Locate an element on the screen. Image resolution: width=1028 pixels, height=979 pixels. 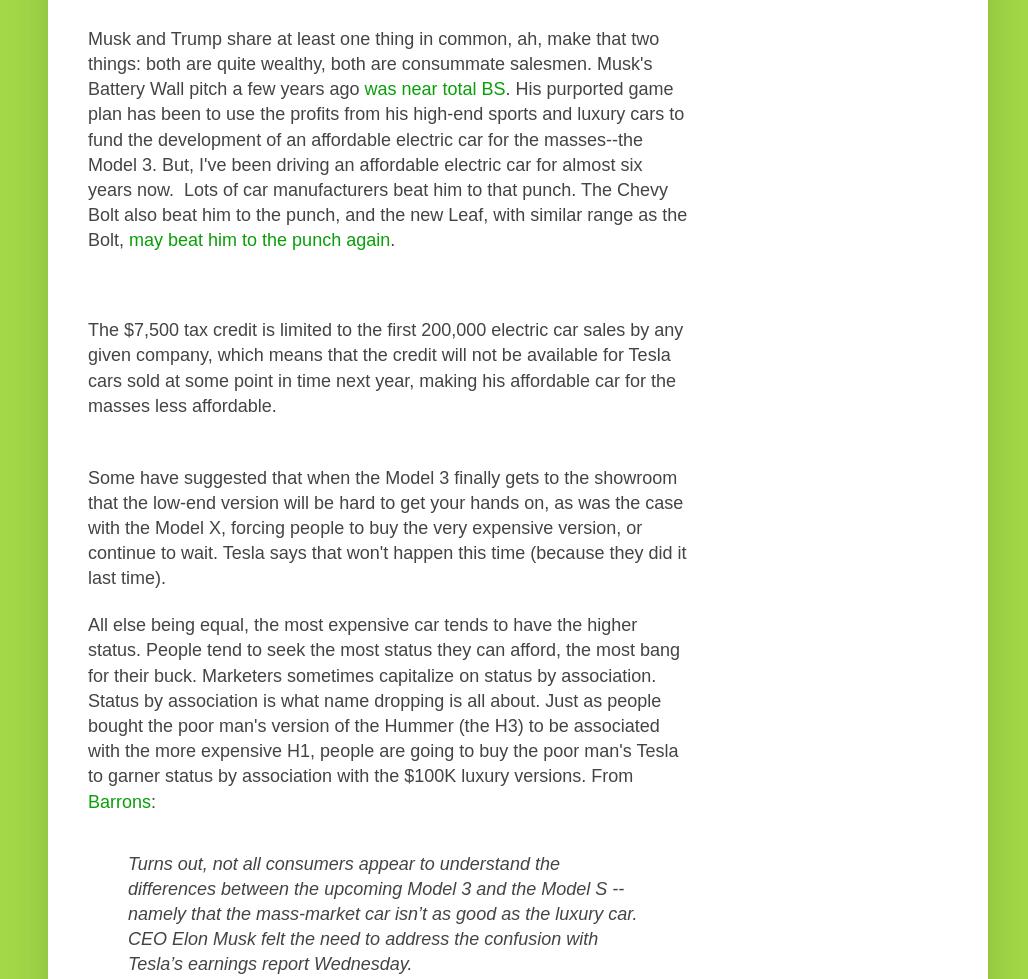
':' is located at coordinates (153, 800).